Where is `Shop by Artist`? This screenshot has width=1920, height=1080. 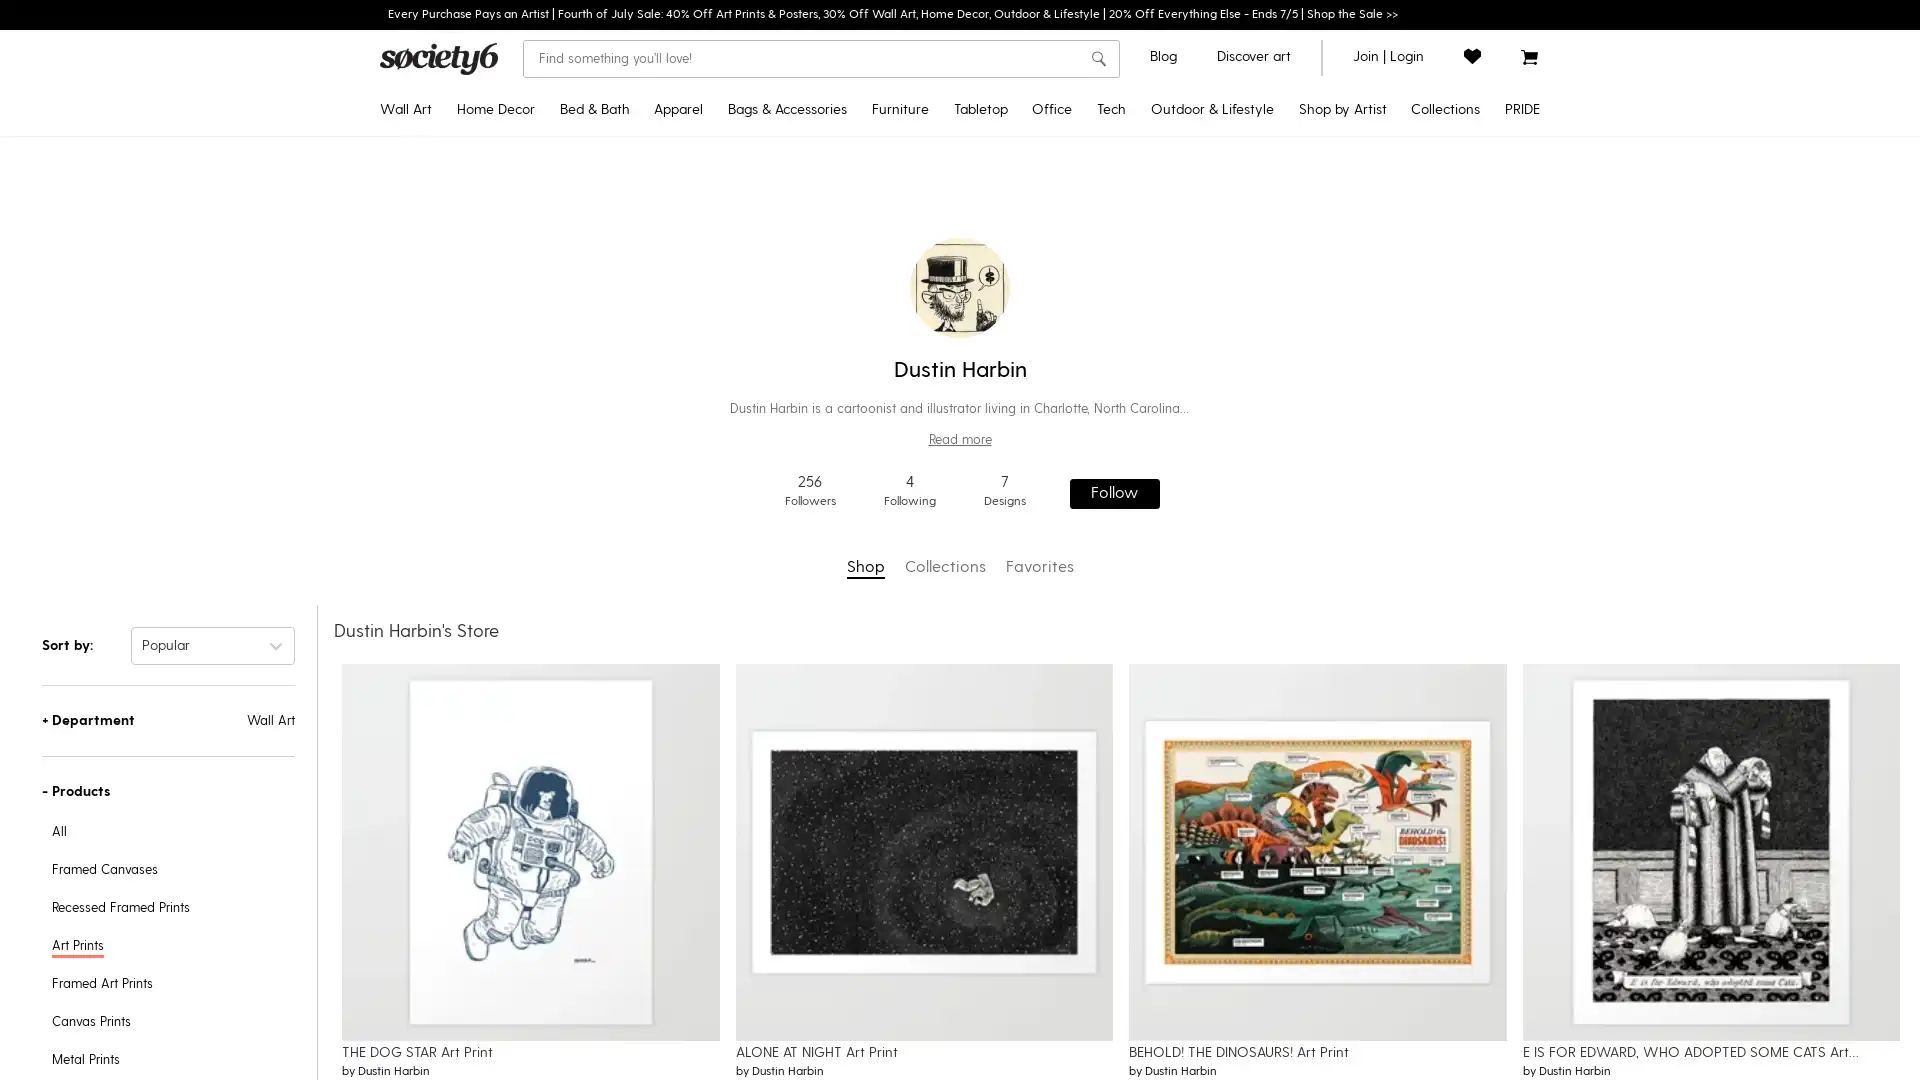
Shop by Artist is located at coordinates (1342, 110).